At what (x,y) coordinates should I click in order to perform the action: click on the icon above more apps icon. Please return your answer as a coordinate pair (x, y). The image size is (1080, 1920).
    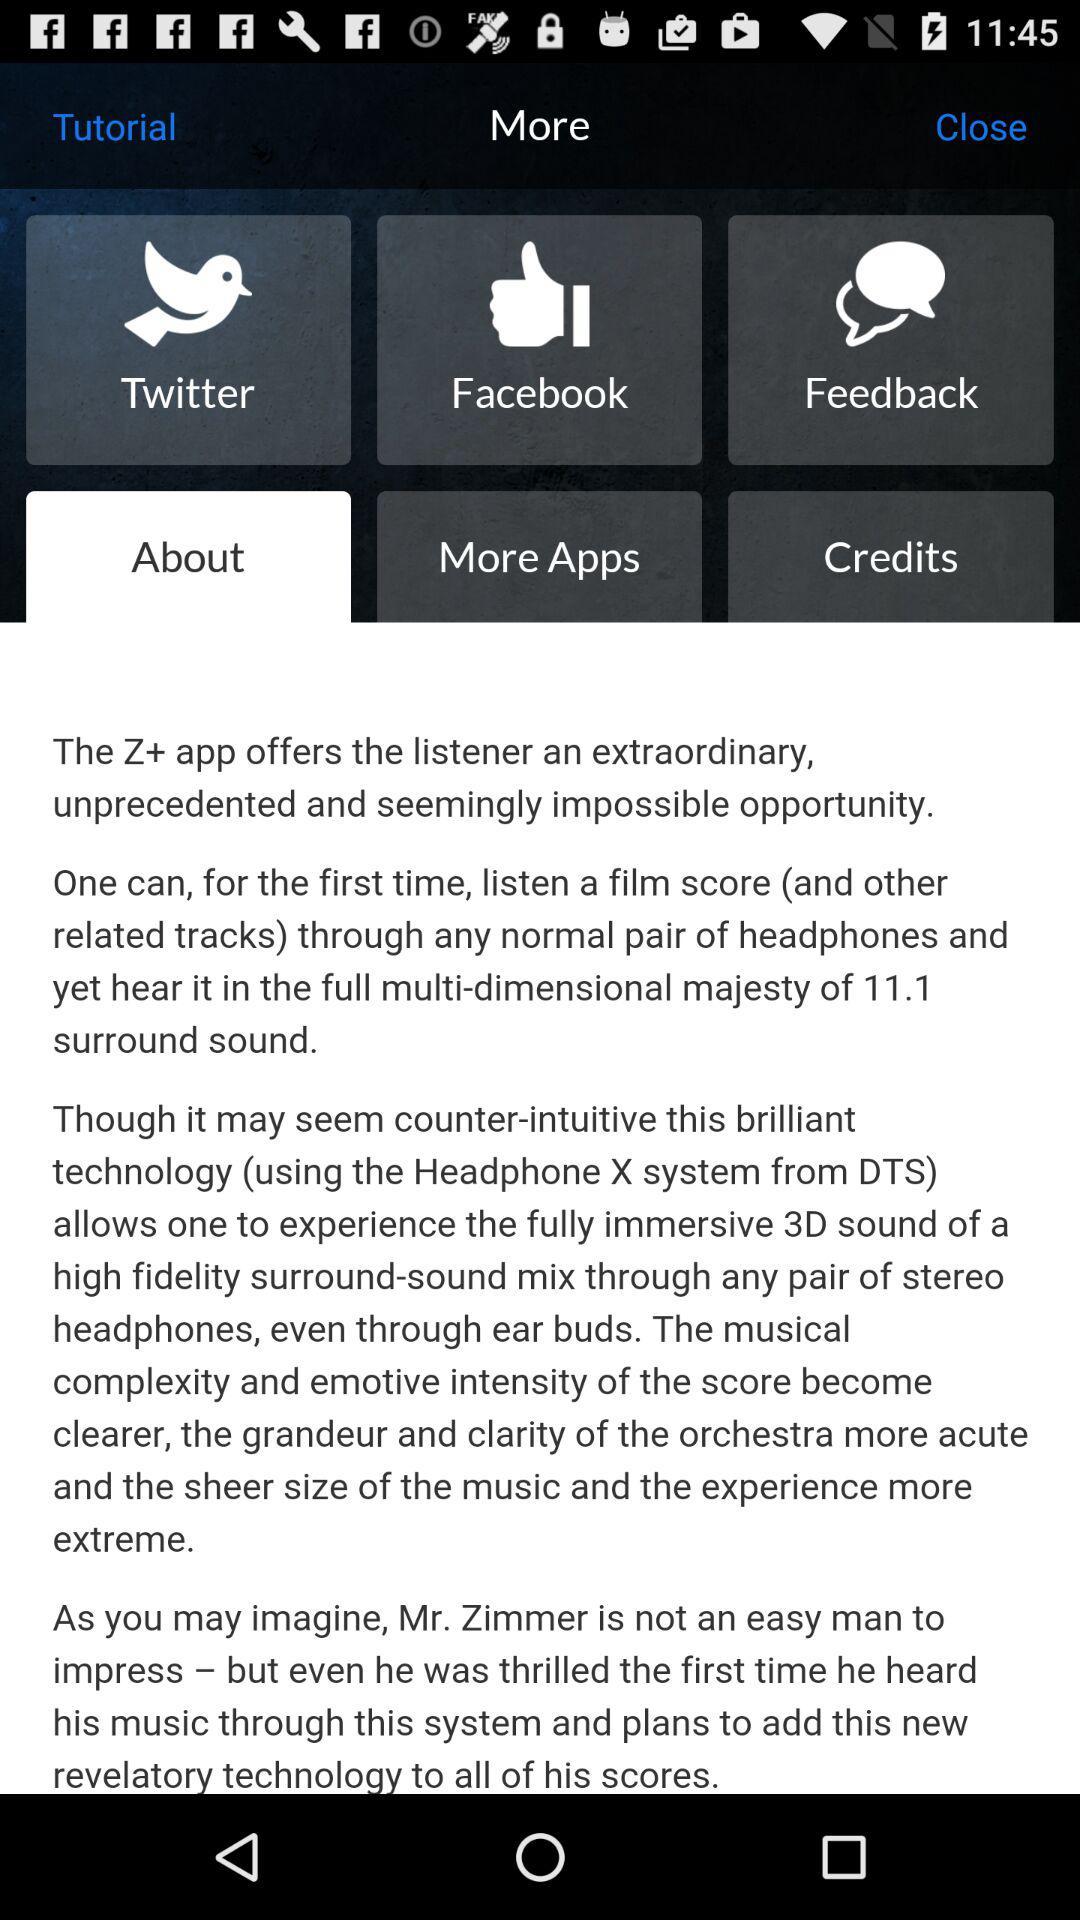
    Looking at the image, I should click on (538, 340).